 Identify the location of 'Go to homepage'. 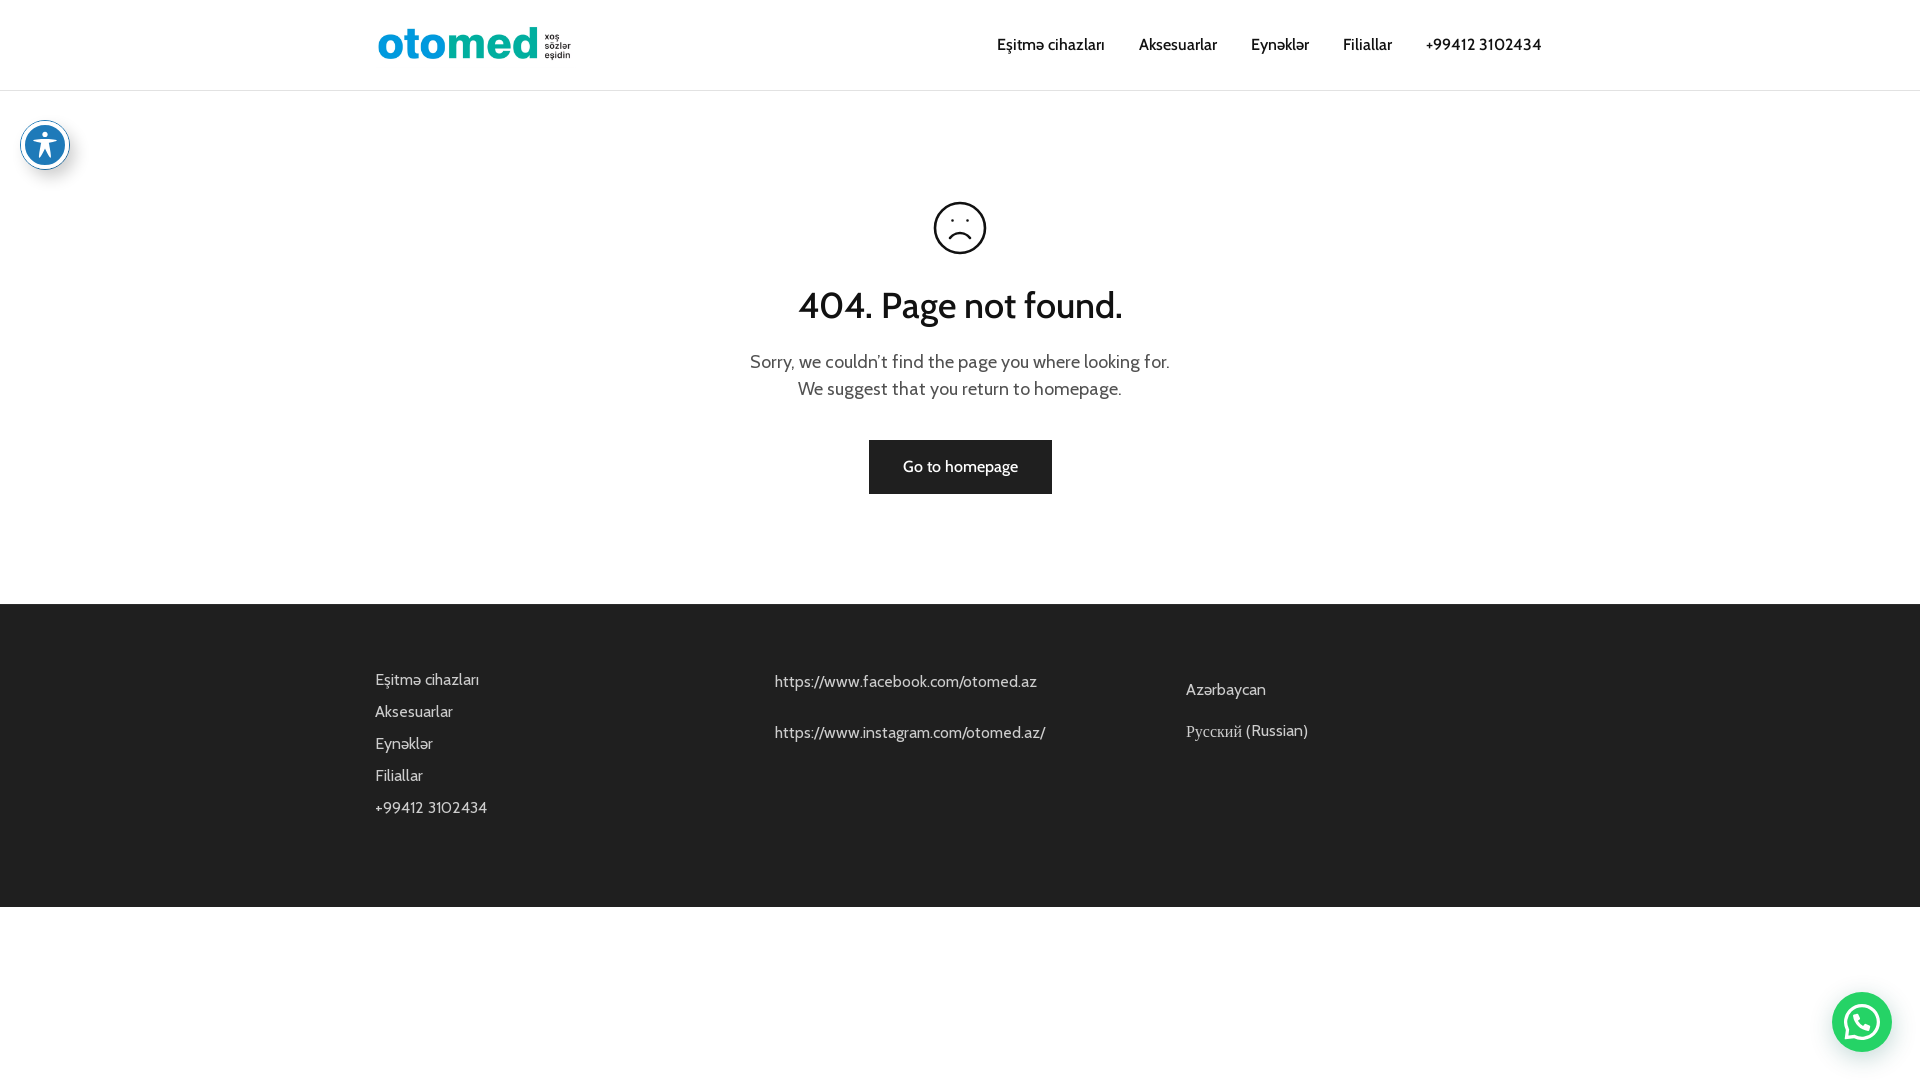
(958, 466).